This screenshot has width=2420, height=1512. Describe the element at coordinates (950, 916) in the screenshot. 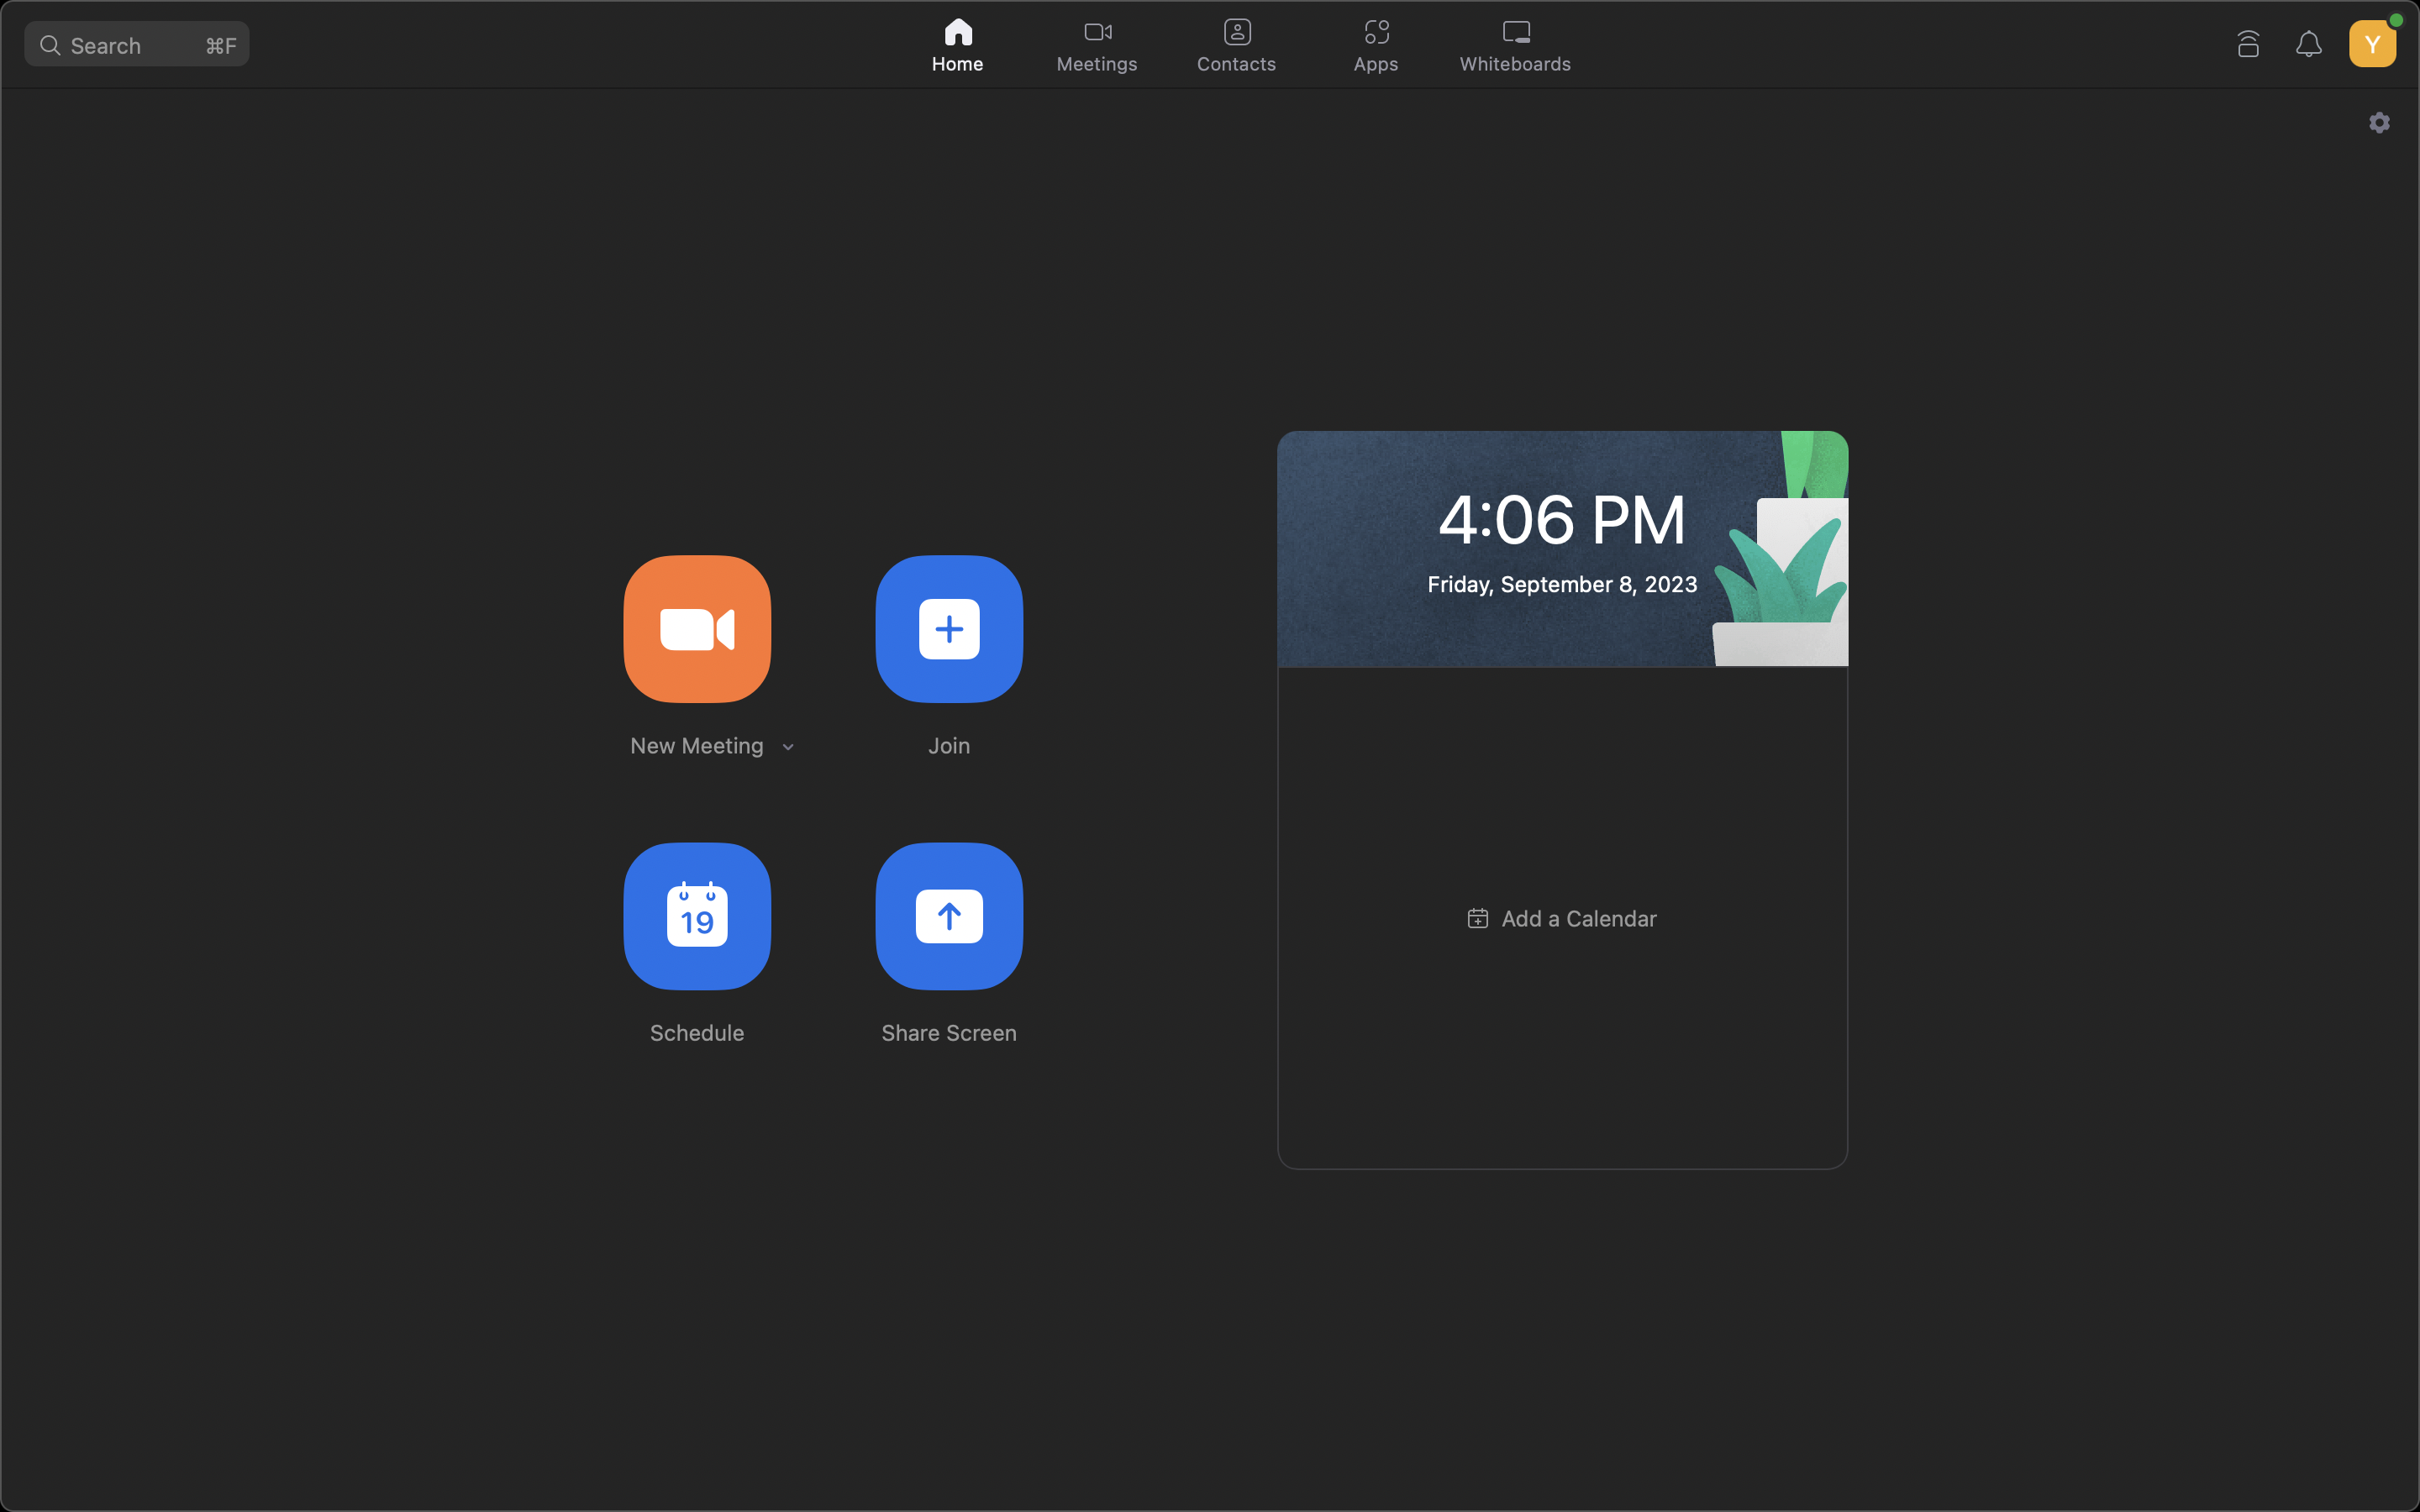

I see `Share your screen with the meeting participants` at that location.